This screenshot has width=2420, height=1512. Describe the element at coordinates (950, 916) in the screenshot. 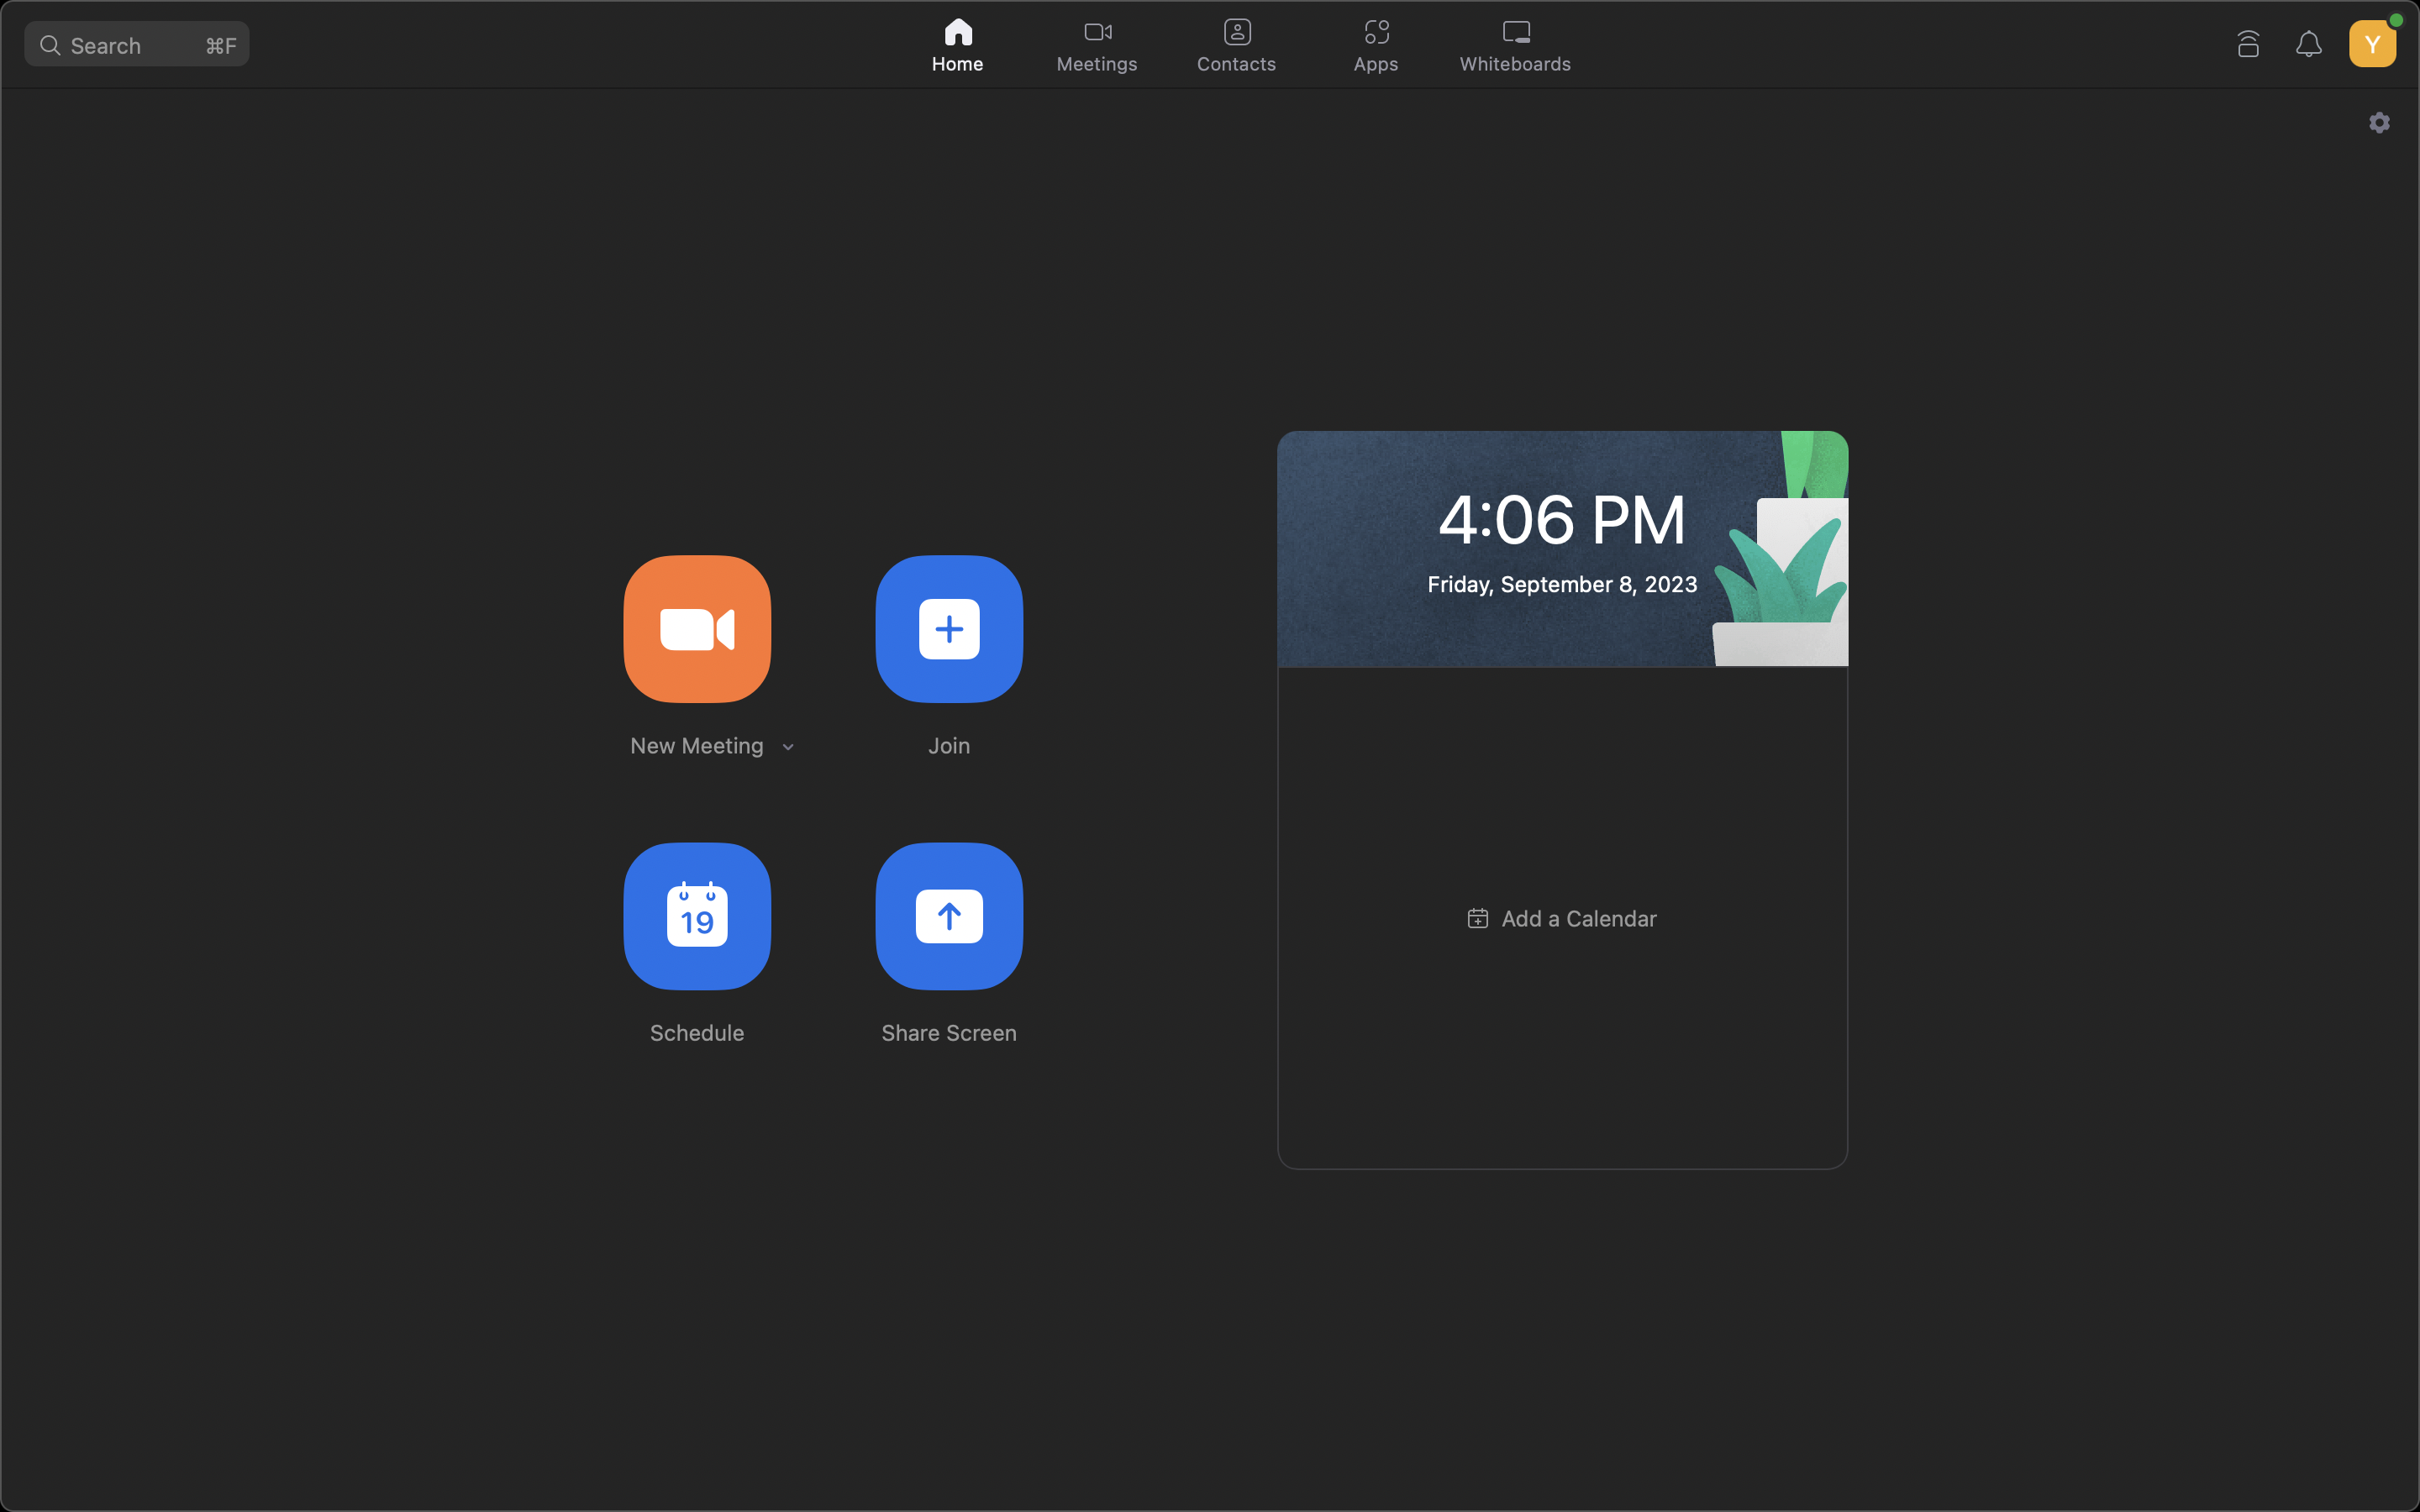

I see `Share your screen with the meeting participants` at that location.